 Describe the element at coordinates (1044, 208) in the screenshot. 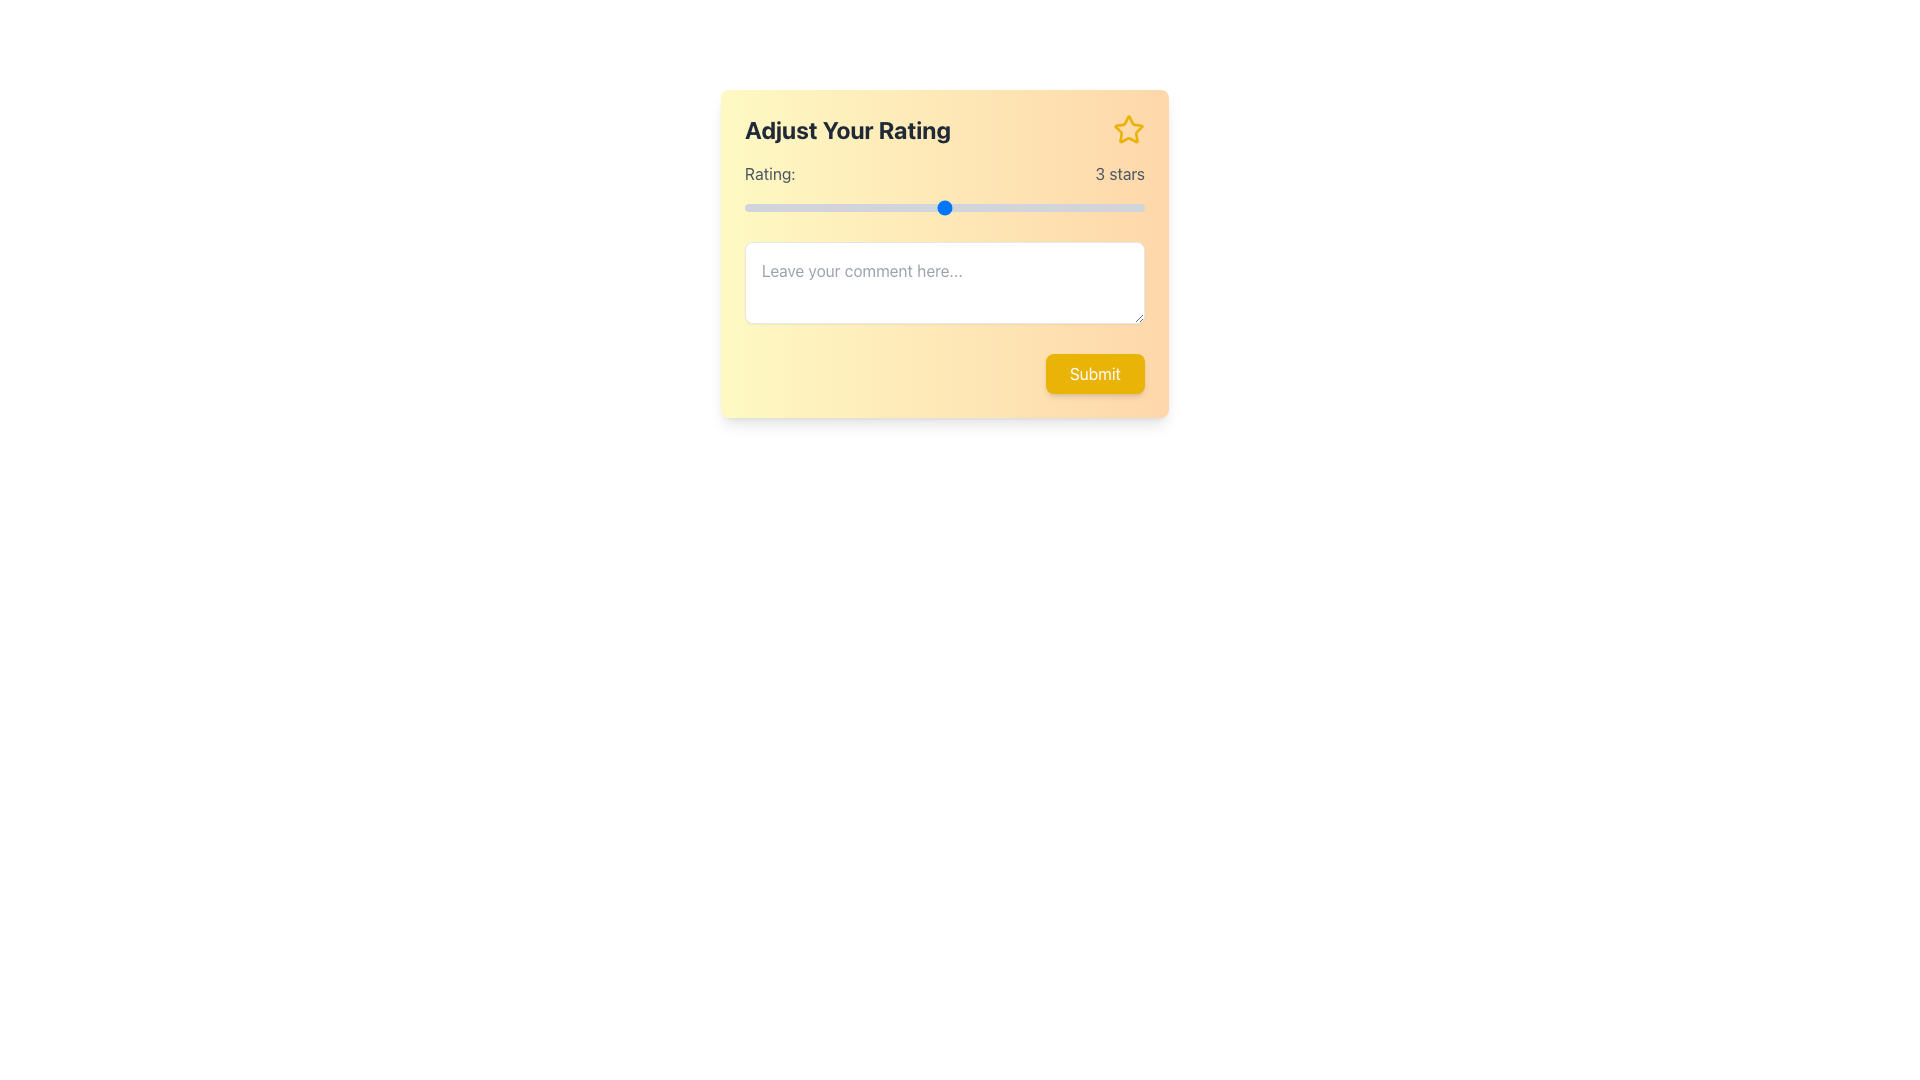

I see `the slider` at that location.